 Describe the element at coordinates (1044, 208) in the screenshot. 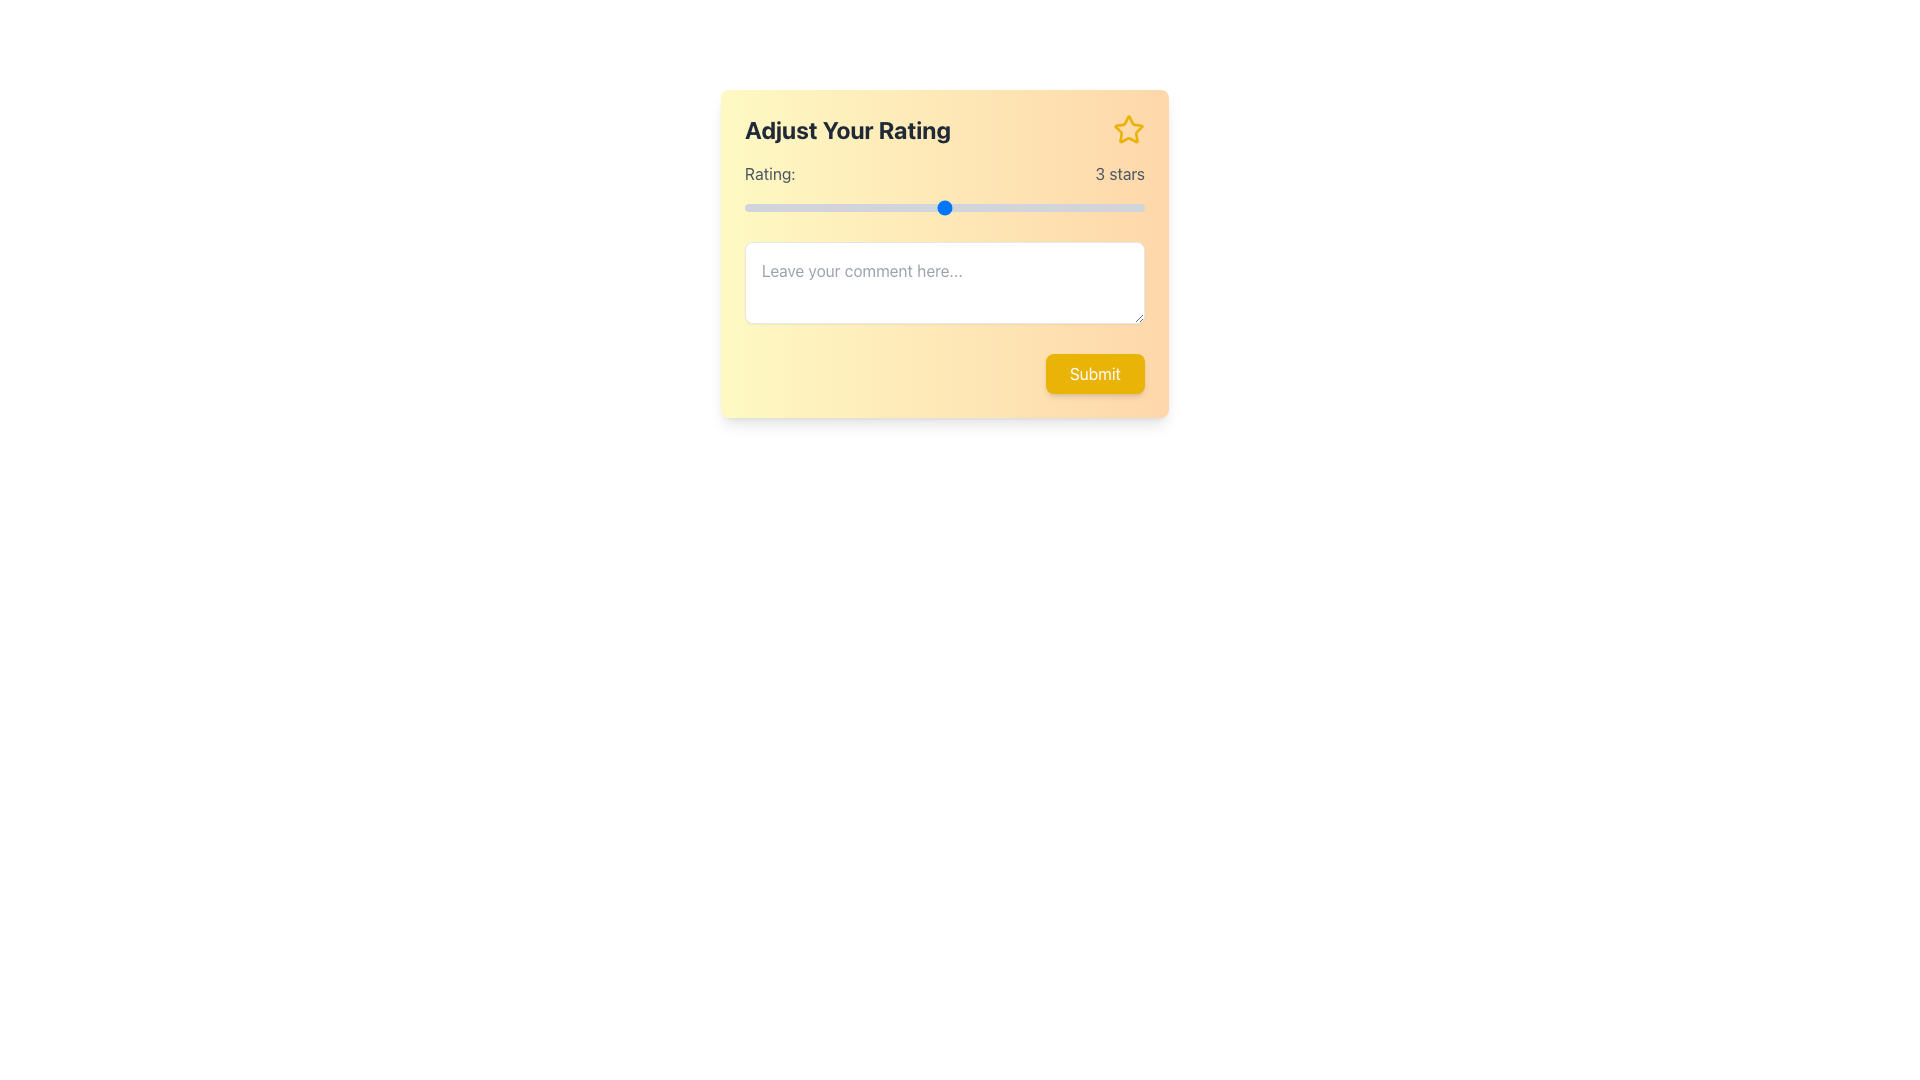

I see `the slider` at that location.